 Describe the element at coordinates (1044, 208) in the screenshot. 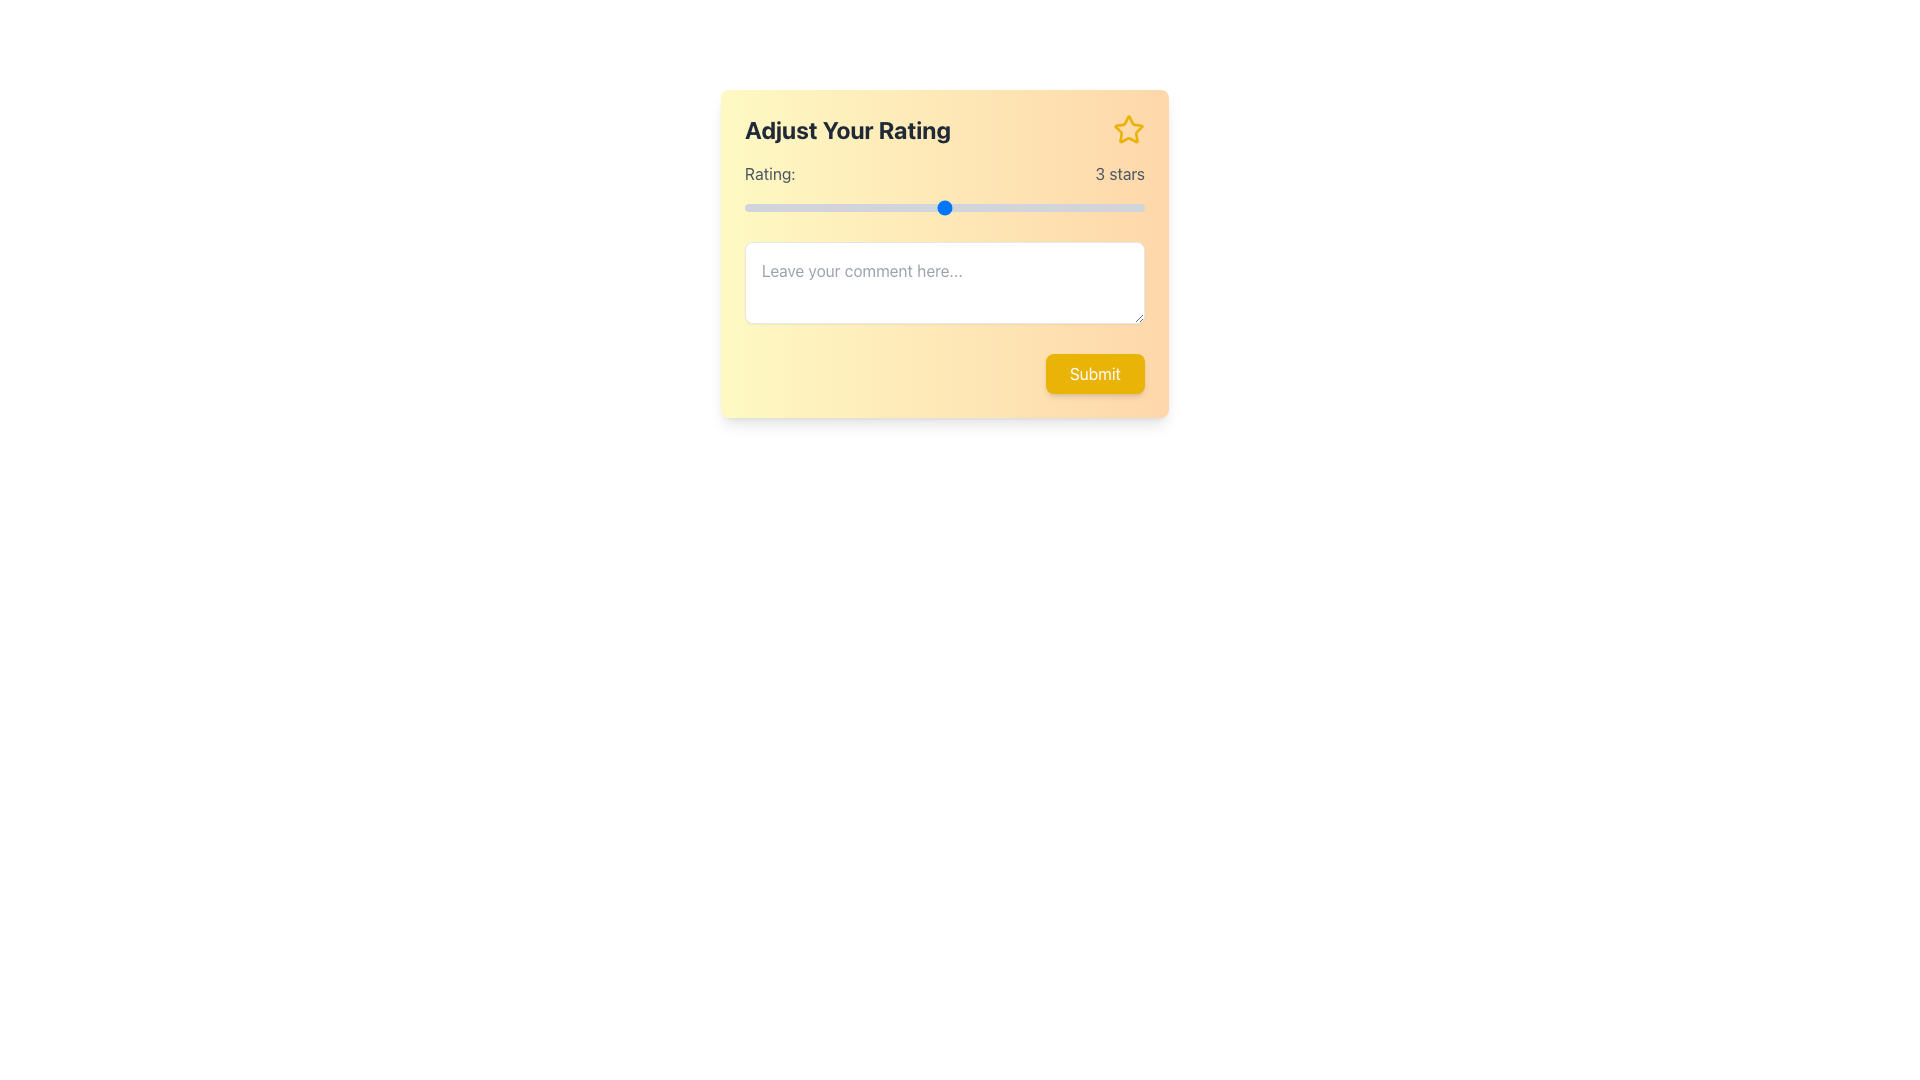

I see `the slider` at that location.